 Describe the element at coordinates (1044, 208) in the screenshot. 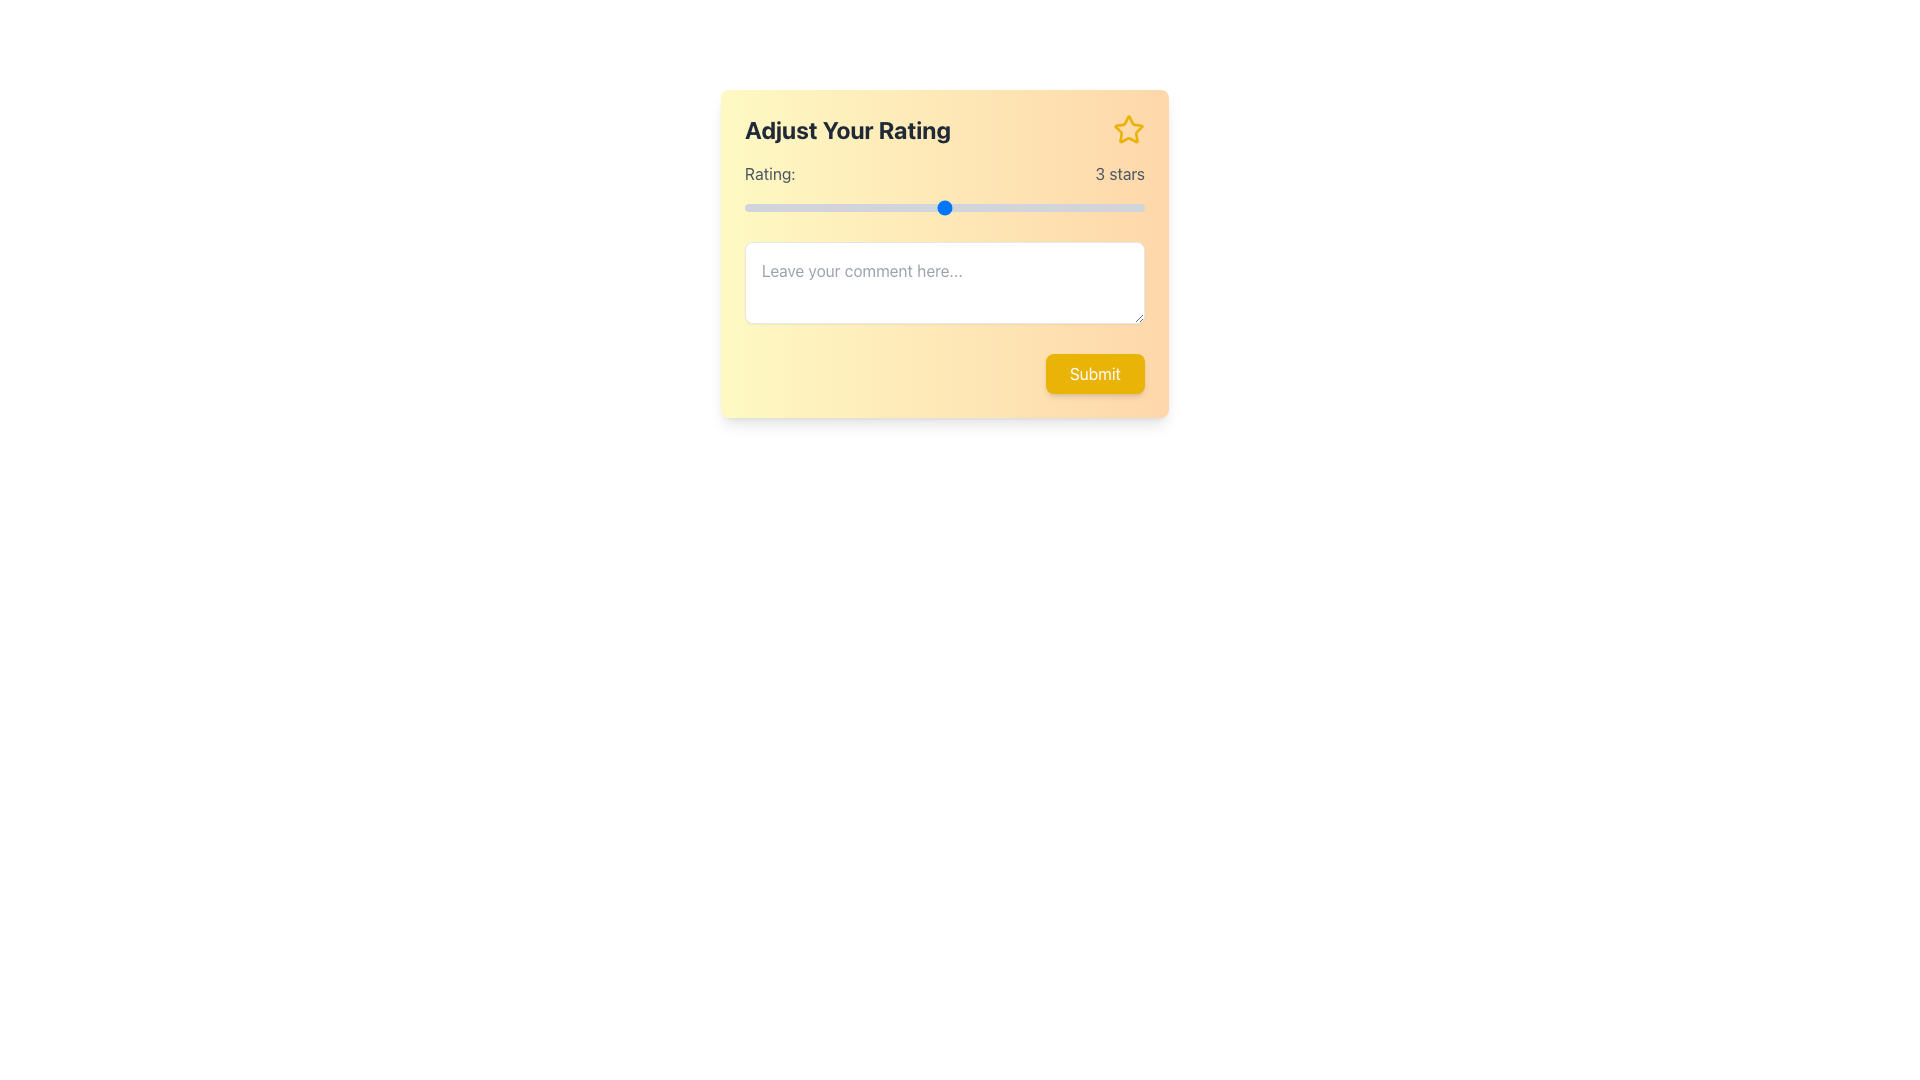

I see `the slider` at that location.